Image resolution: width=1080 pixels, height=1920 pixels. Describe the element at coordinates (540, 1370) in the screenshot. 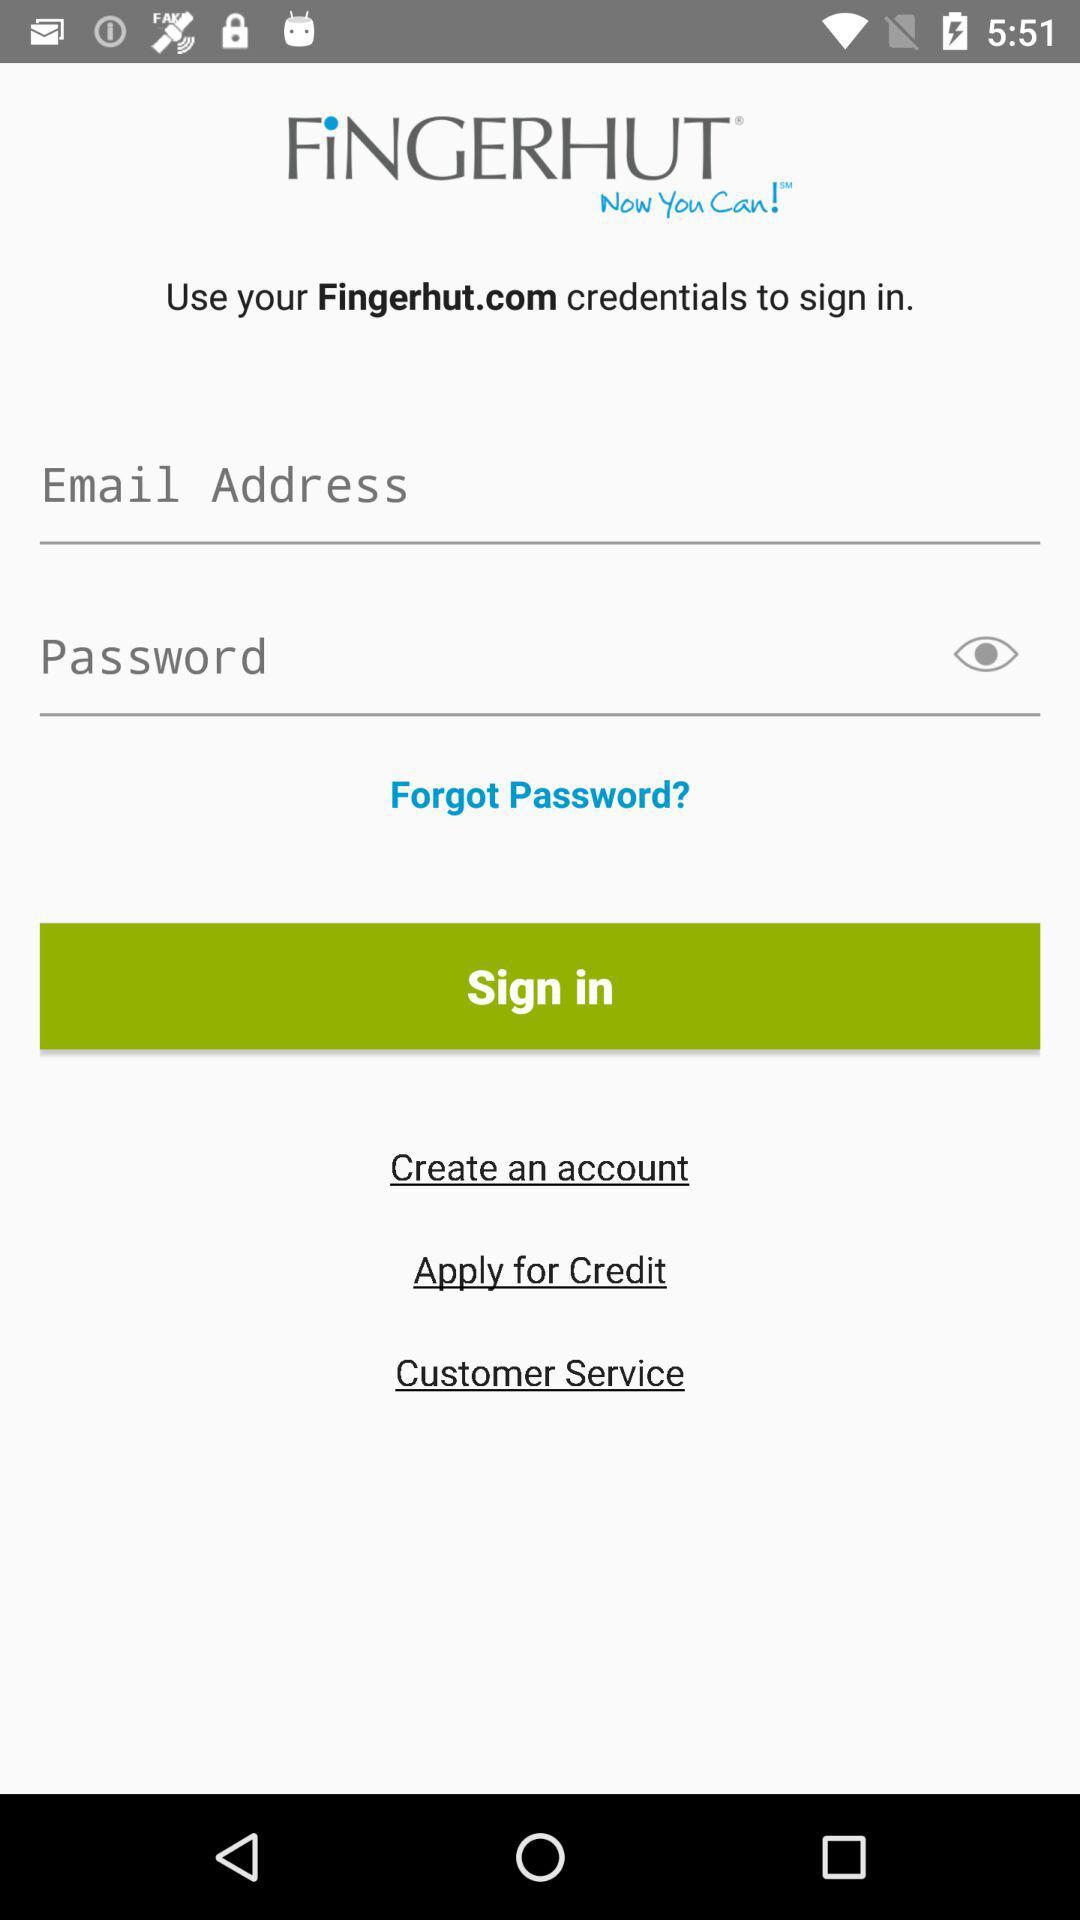

I see `the customer service icon` at that location.